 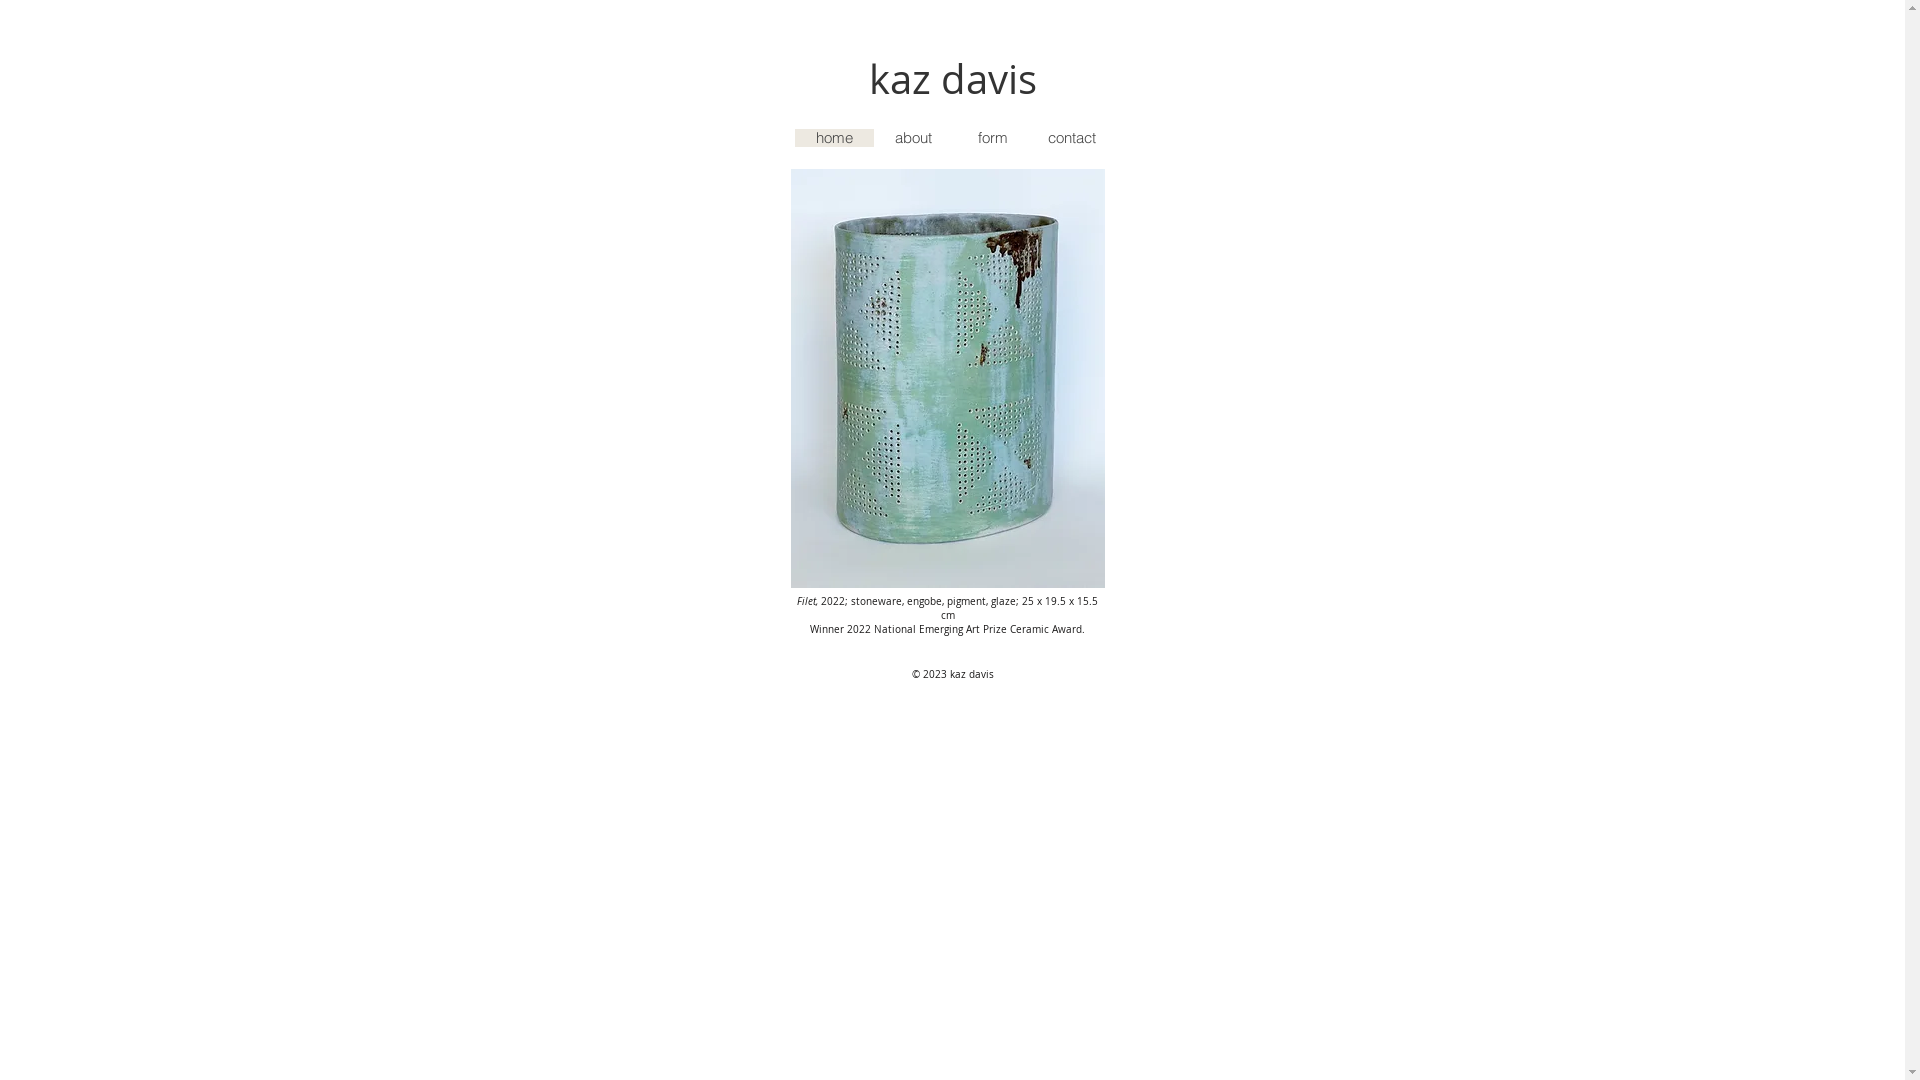 What do you see at coordinates (833, 137) in the screenshot?
I see `'home'` at bounding box center [833, 137].